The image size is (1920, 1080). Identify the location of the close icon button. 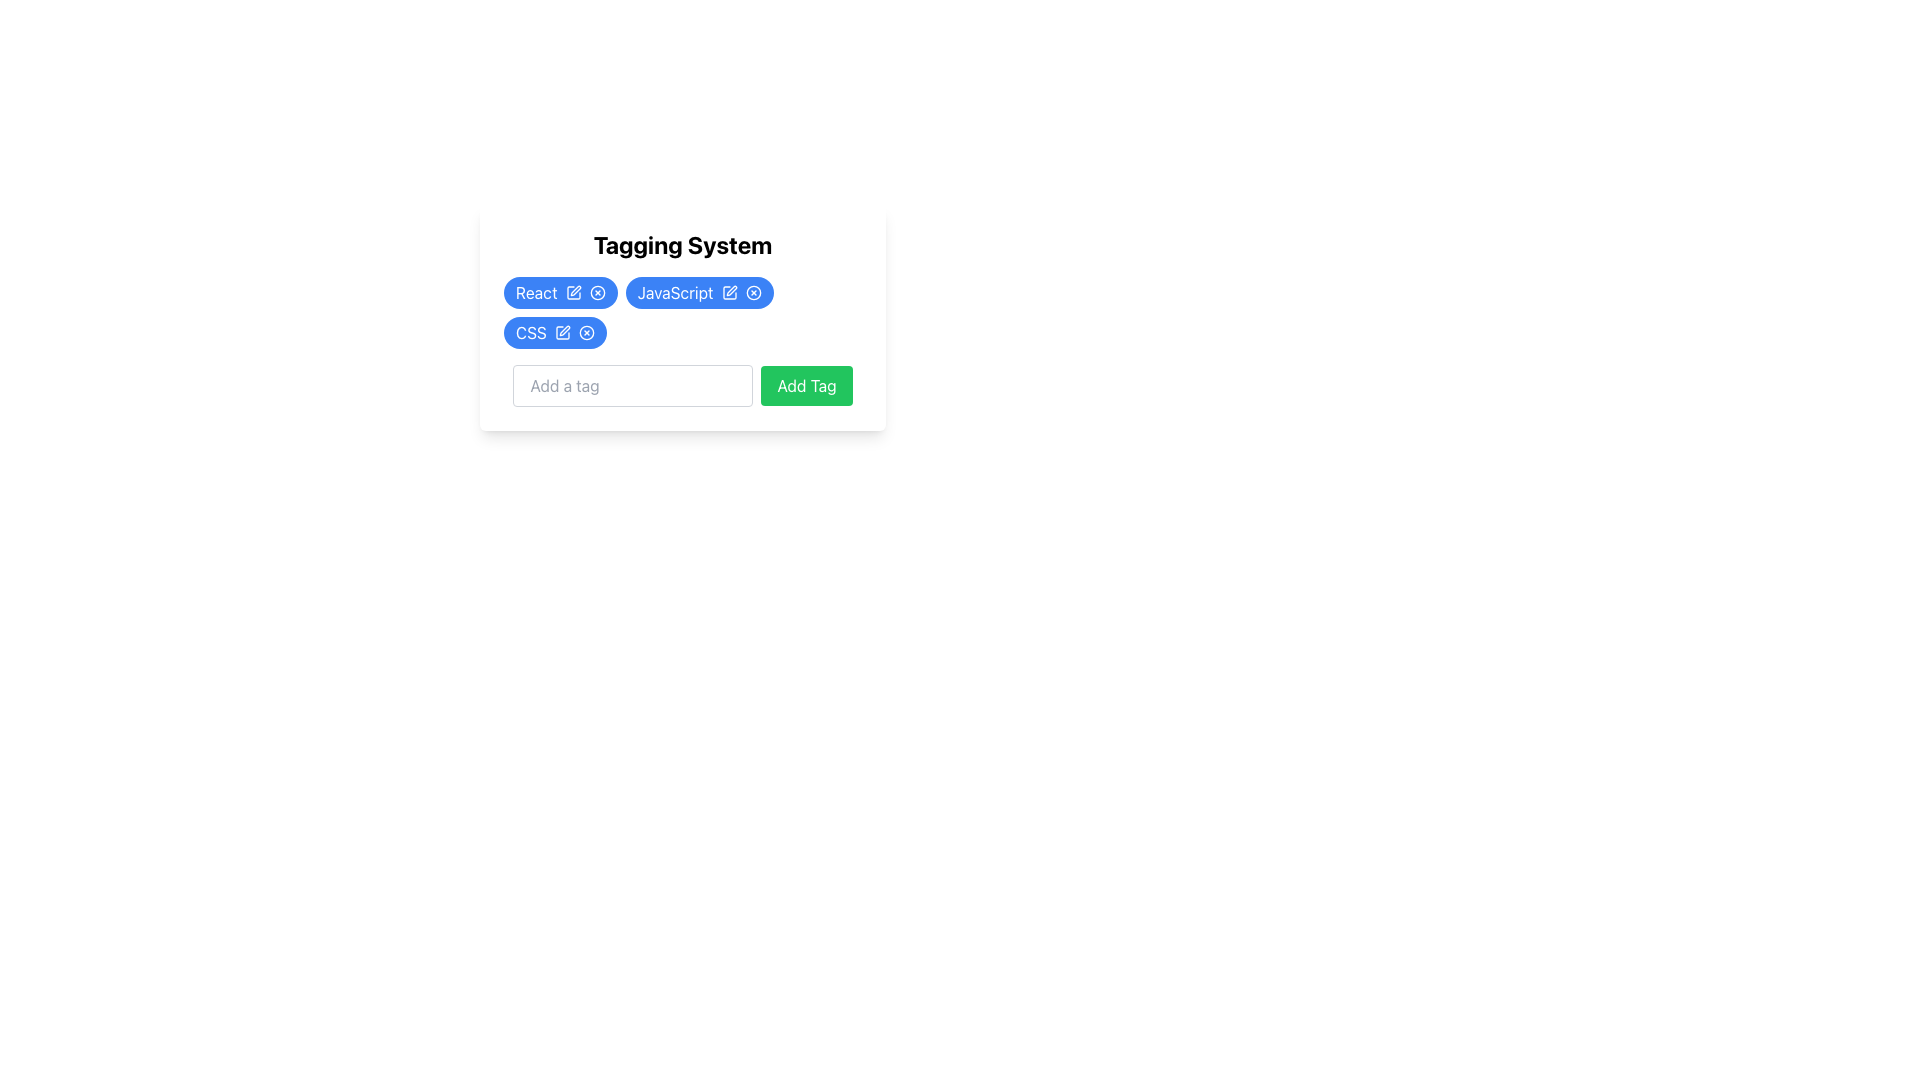
(596, 293).